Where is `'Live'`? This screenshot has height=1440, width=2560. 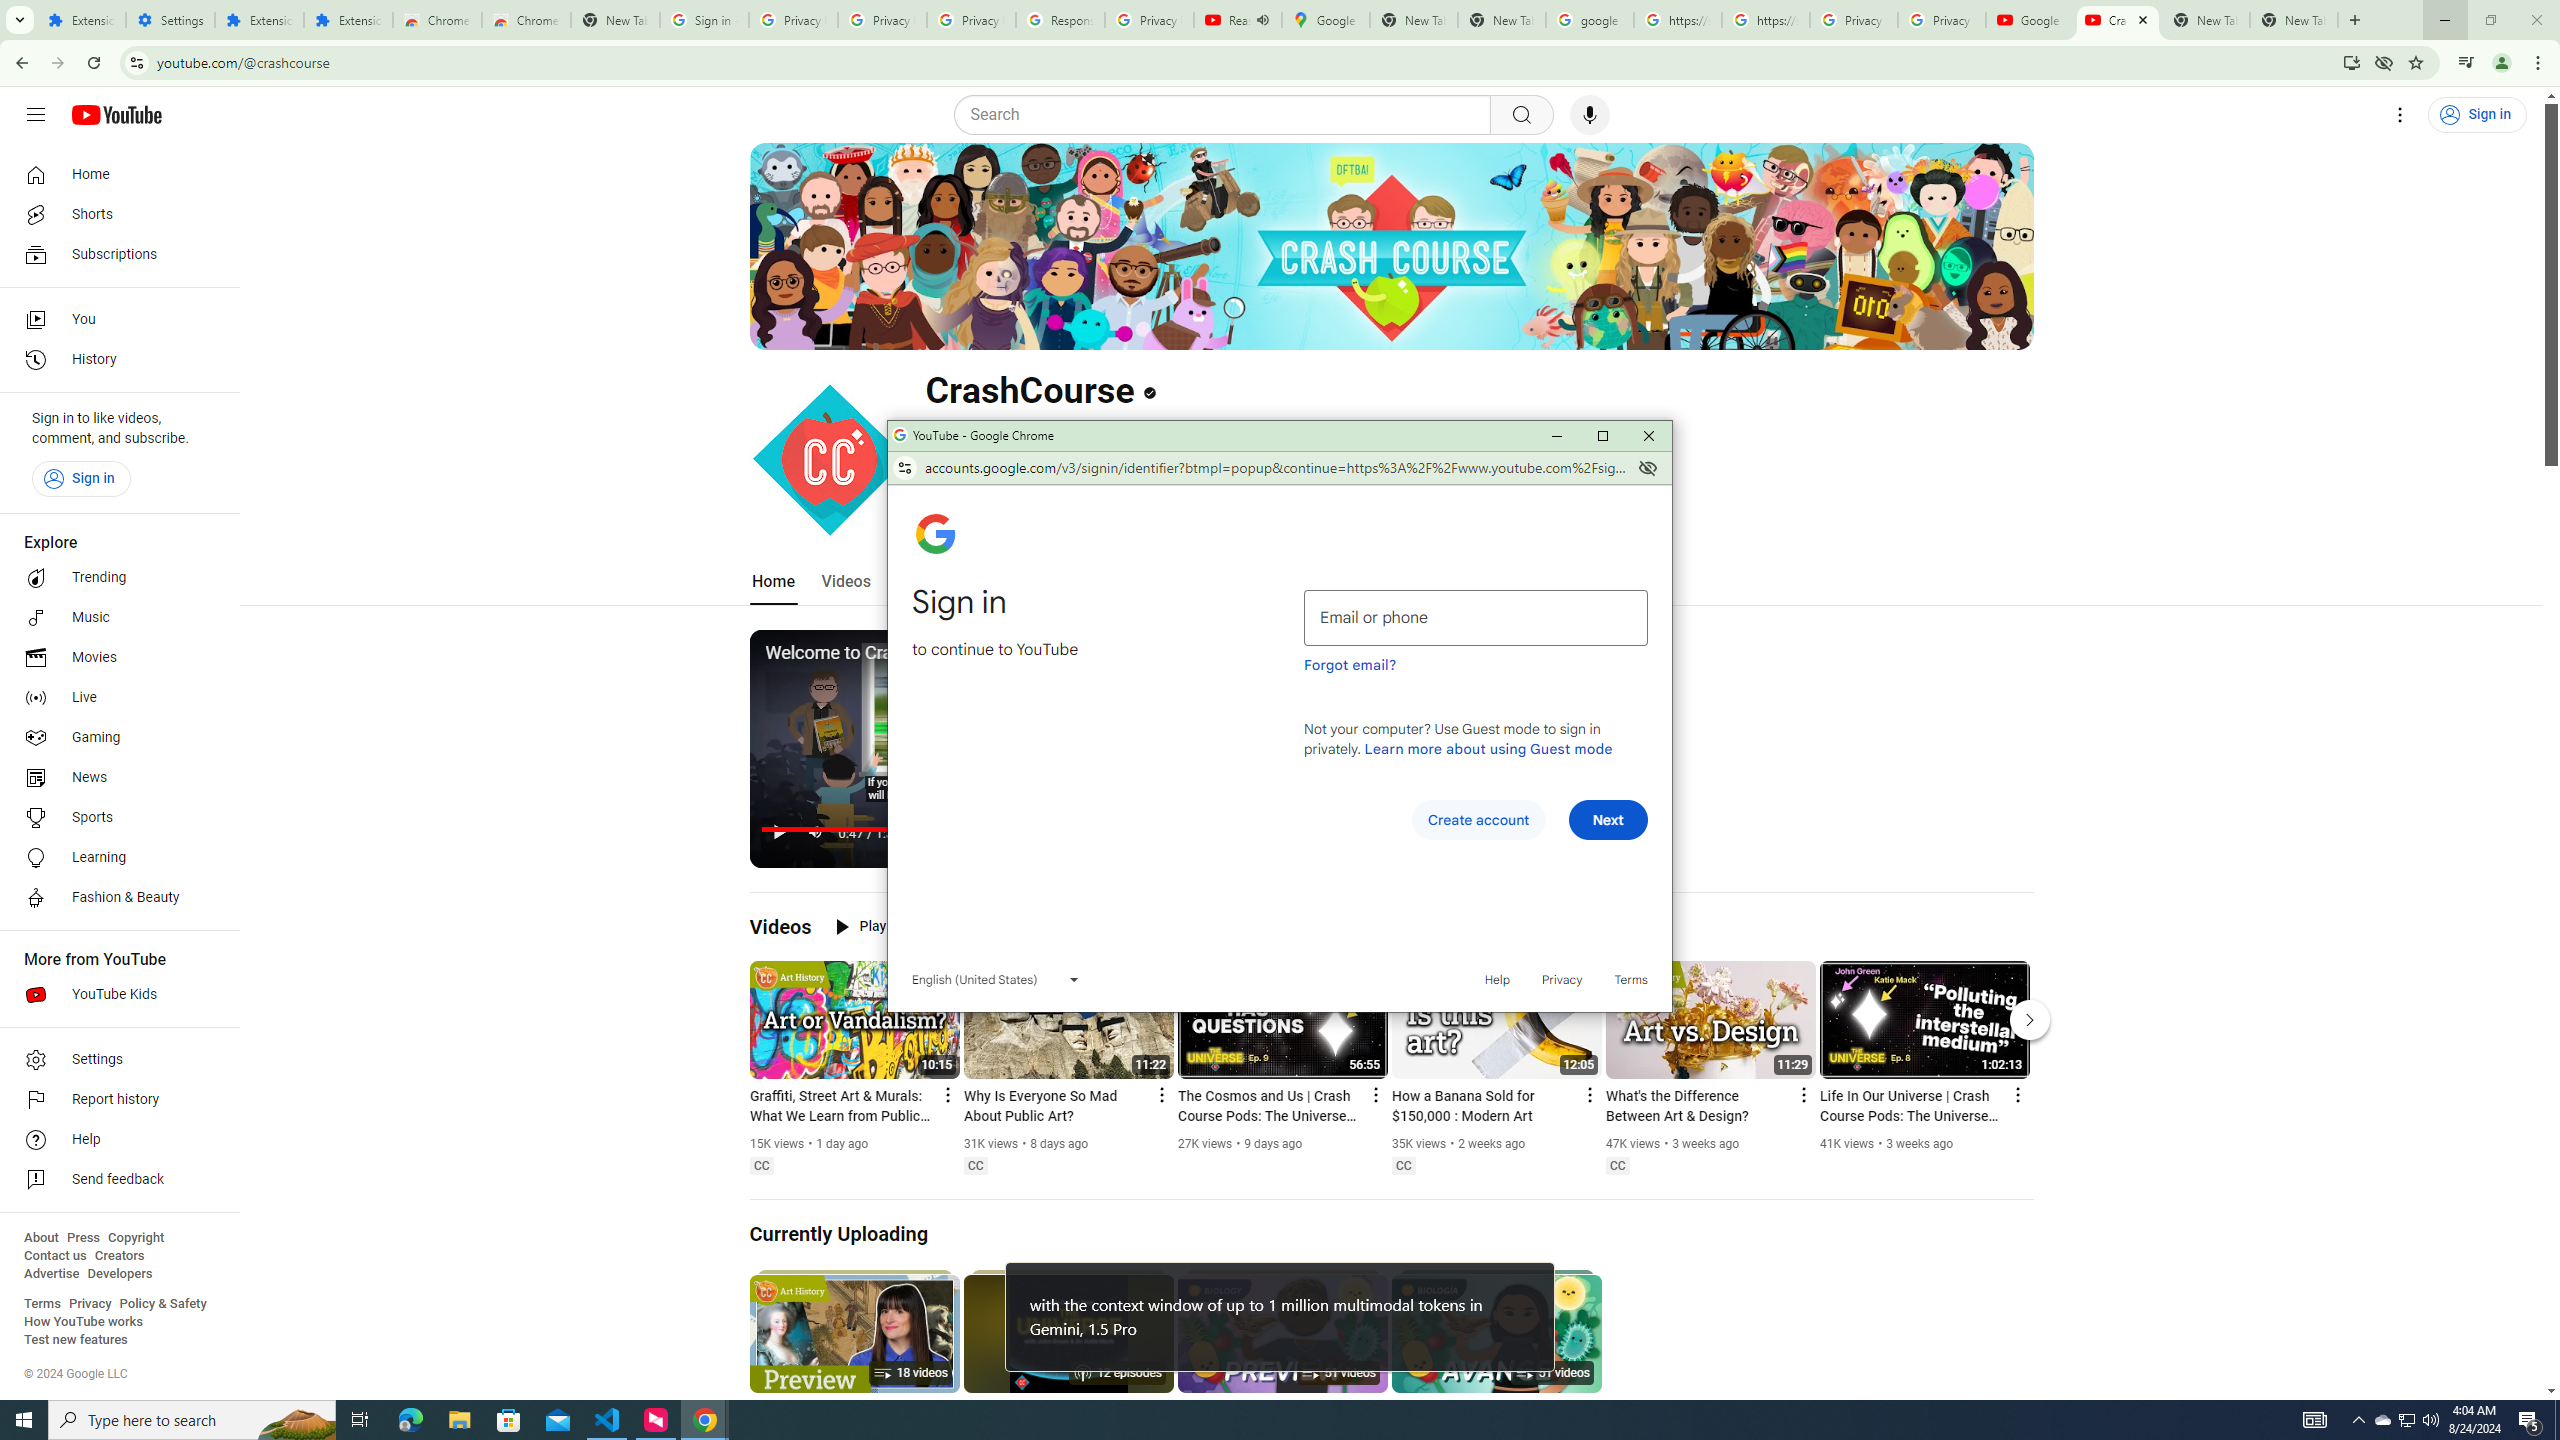 'Live' is located at coordinates (113, 697).